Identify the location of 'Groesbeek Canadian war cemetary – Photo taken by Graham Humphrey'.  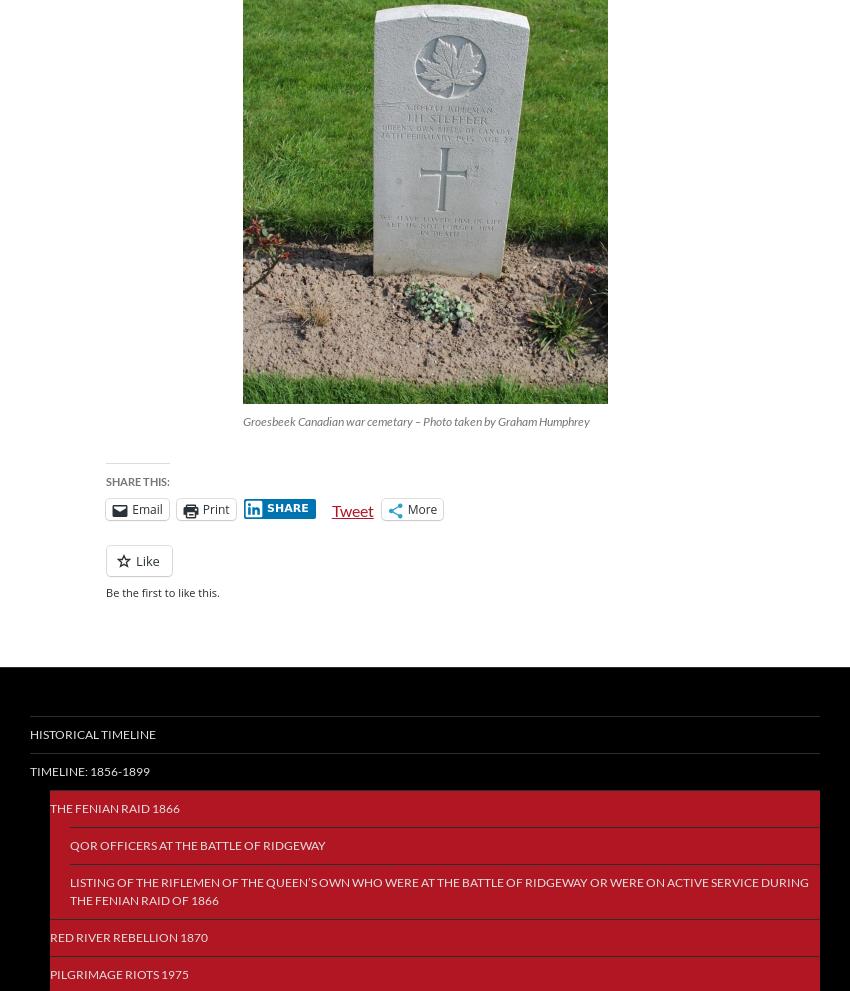
(241, 421).